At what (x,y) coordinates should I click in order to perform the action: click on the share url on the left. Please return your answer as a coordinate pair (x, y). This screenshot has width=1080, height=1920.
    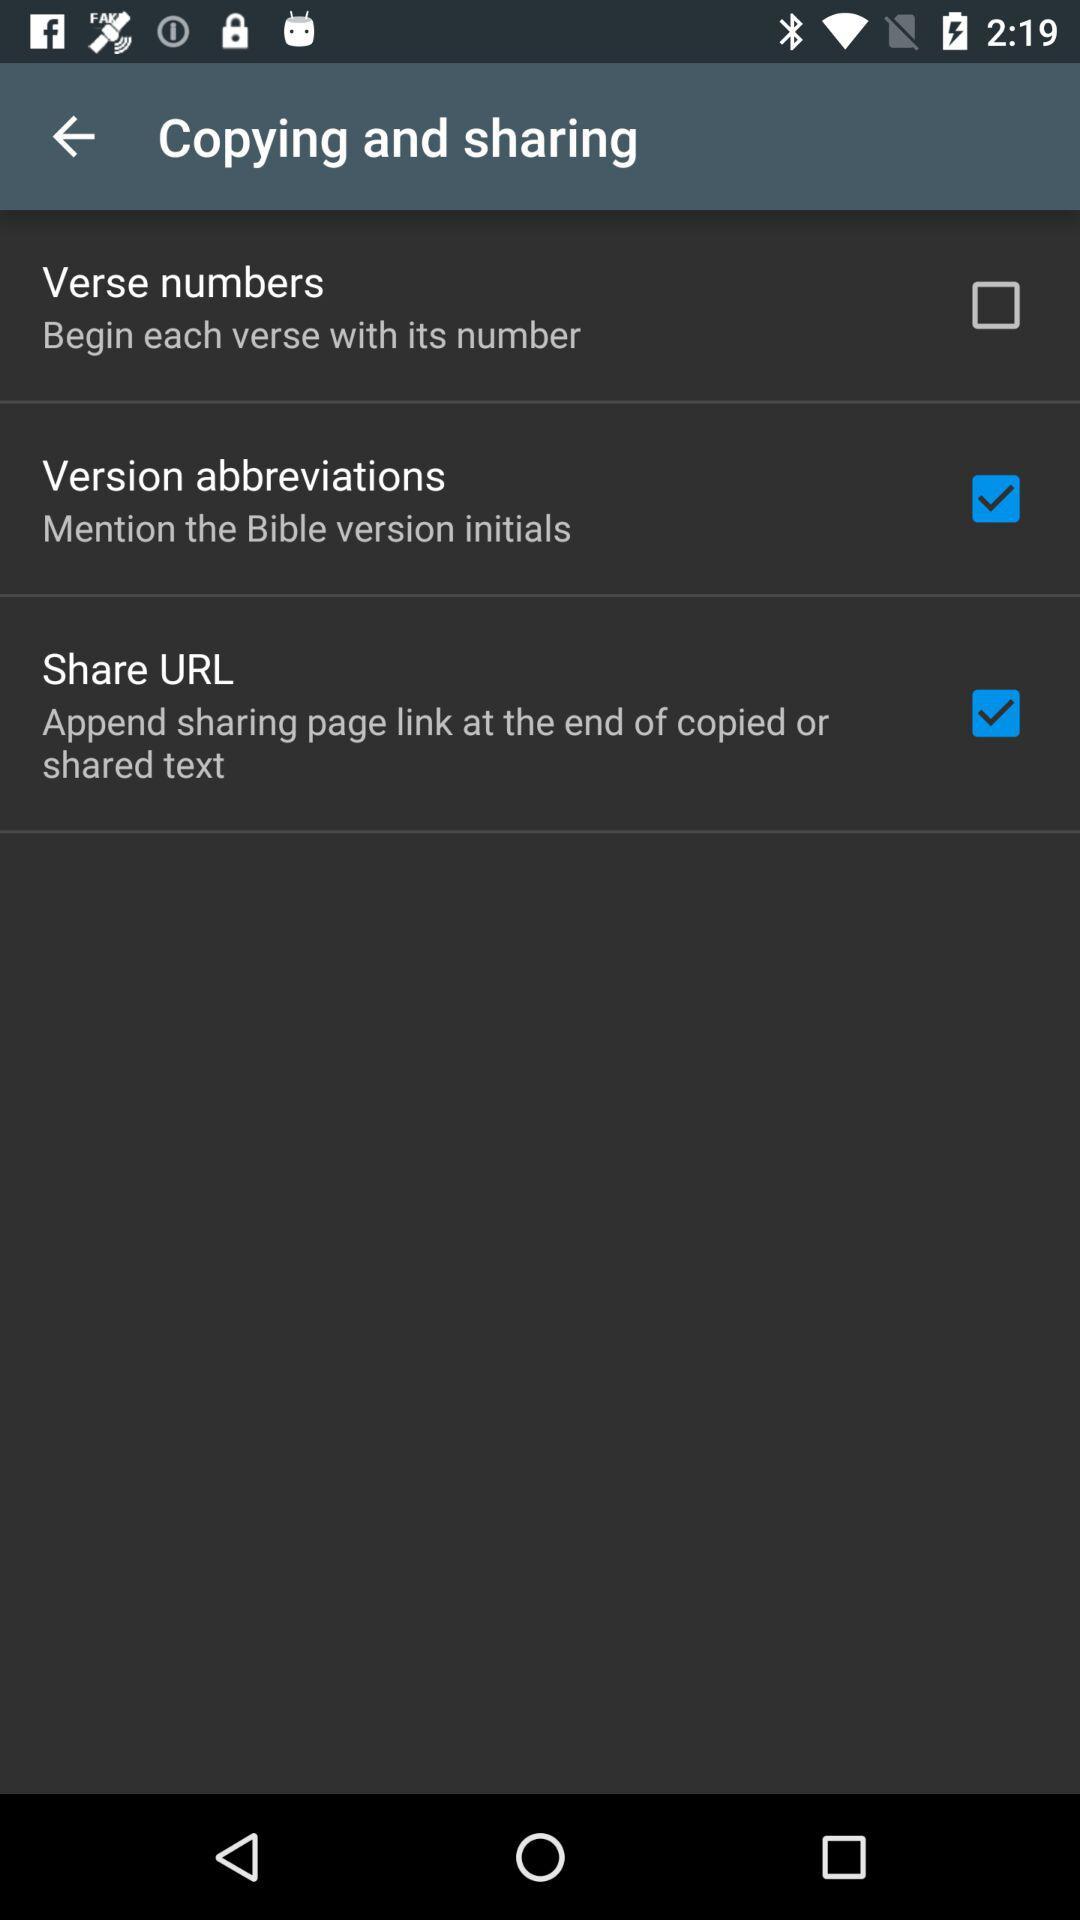
    Looking at the image, I should click on (137, 667).